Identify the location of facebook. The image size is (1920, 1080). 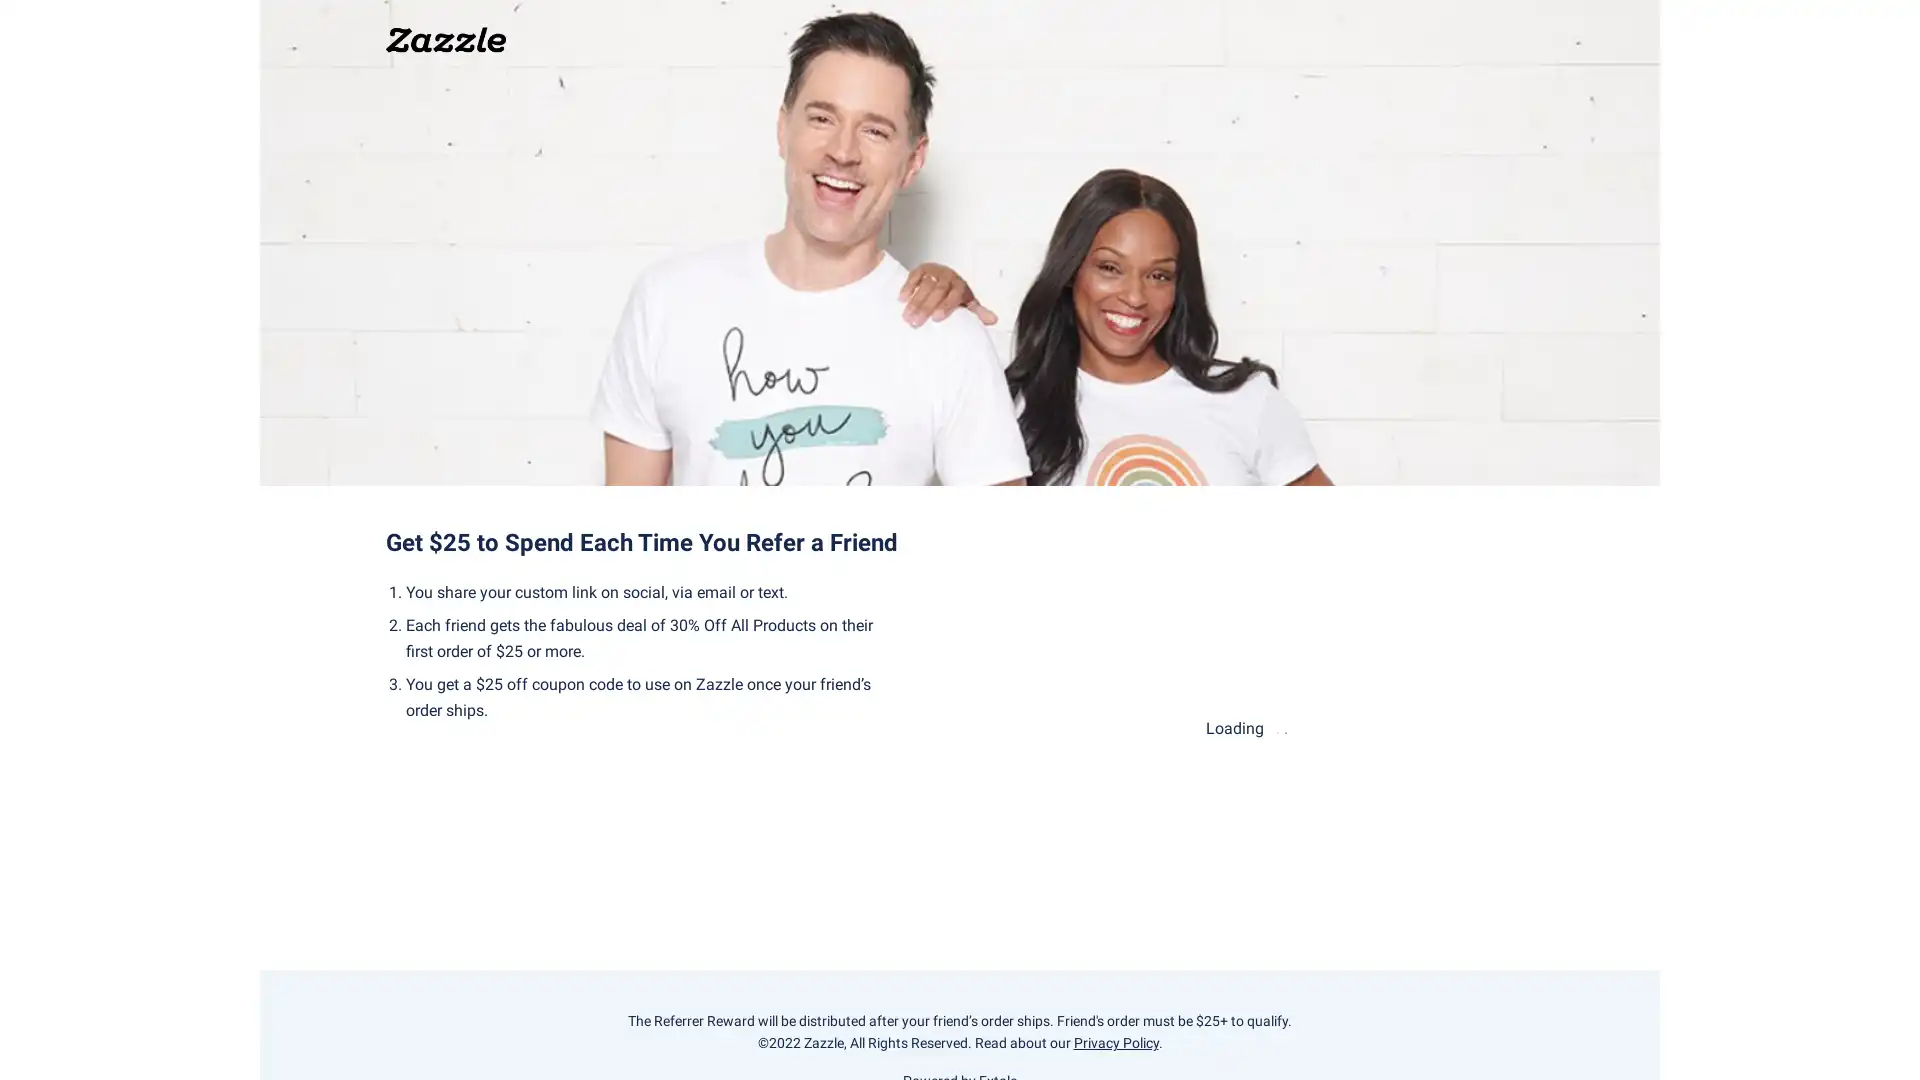
(1386, 706).